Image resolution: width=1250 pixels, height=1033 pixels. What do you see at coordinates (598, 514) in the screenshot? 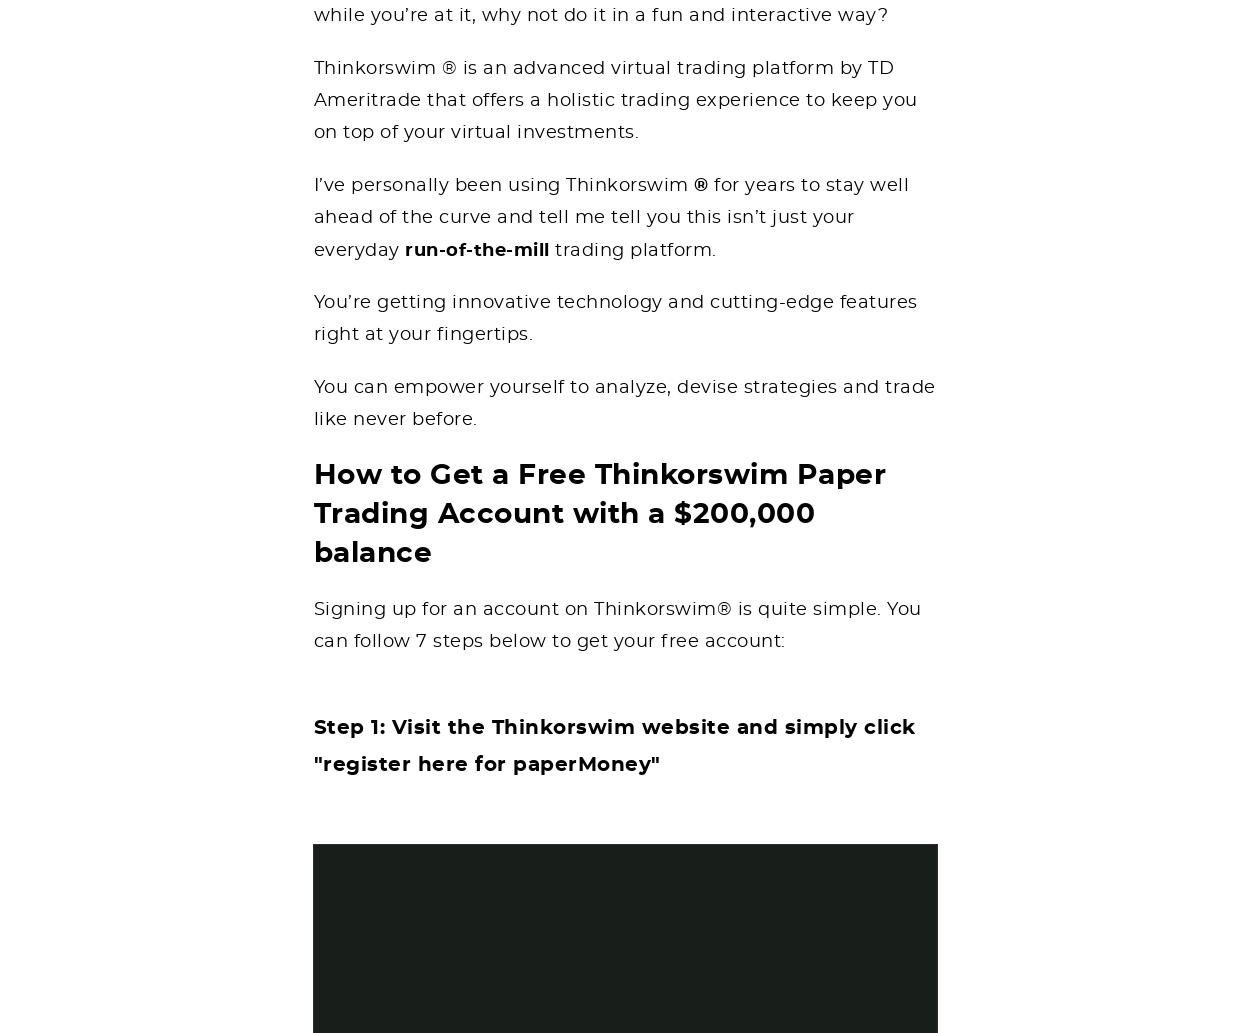
I see `'How to Get a Free Thinkorswim Paper Trading Account with a $200,000 balance'` at bounding box center [598, 514].